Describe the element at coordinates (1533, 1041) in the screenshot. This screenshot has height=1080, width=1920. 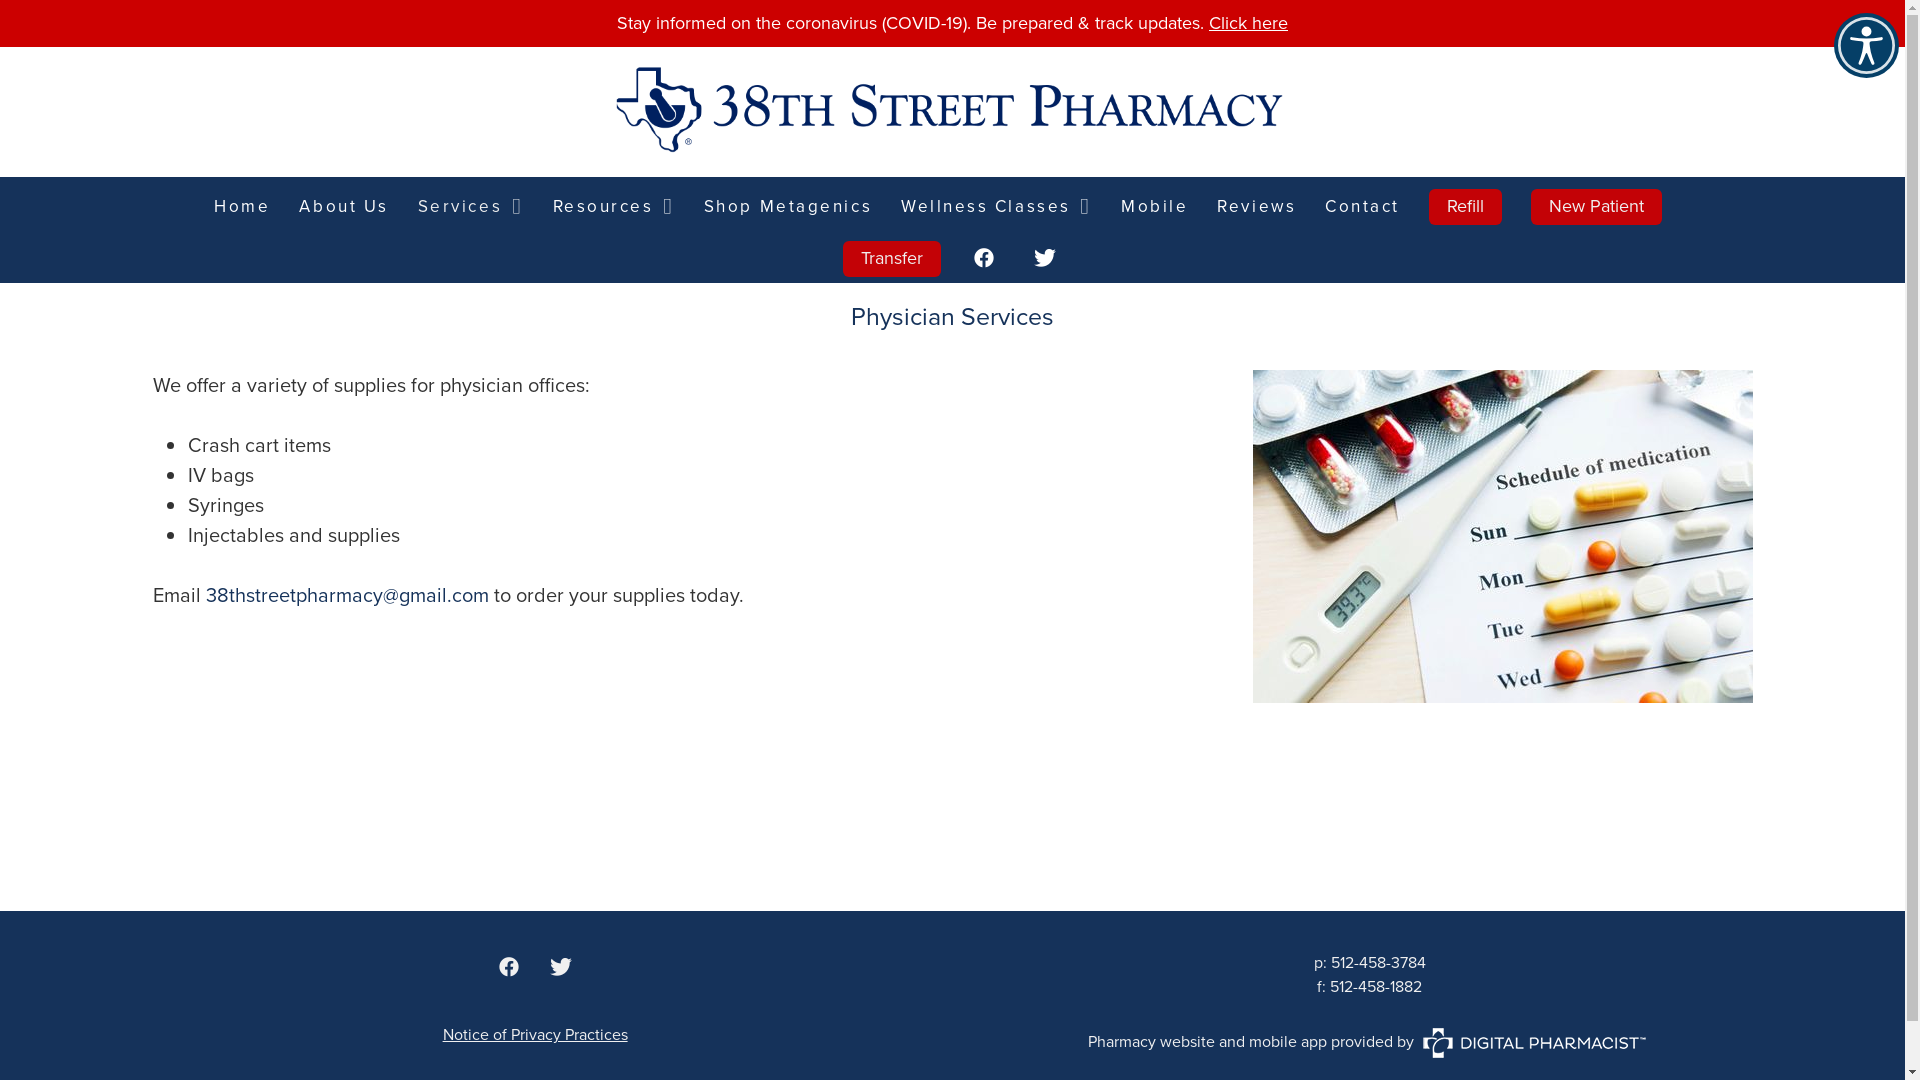
I see `'Digital Pharmacist'` at that location.